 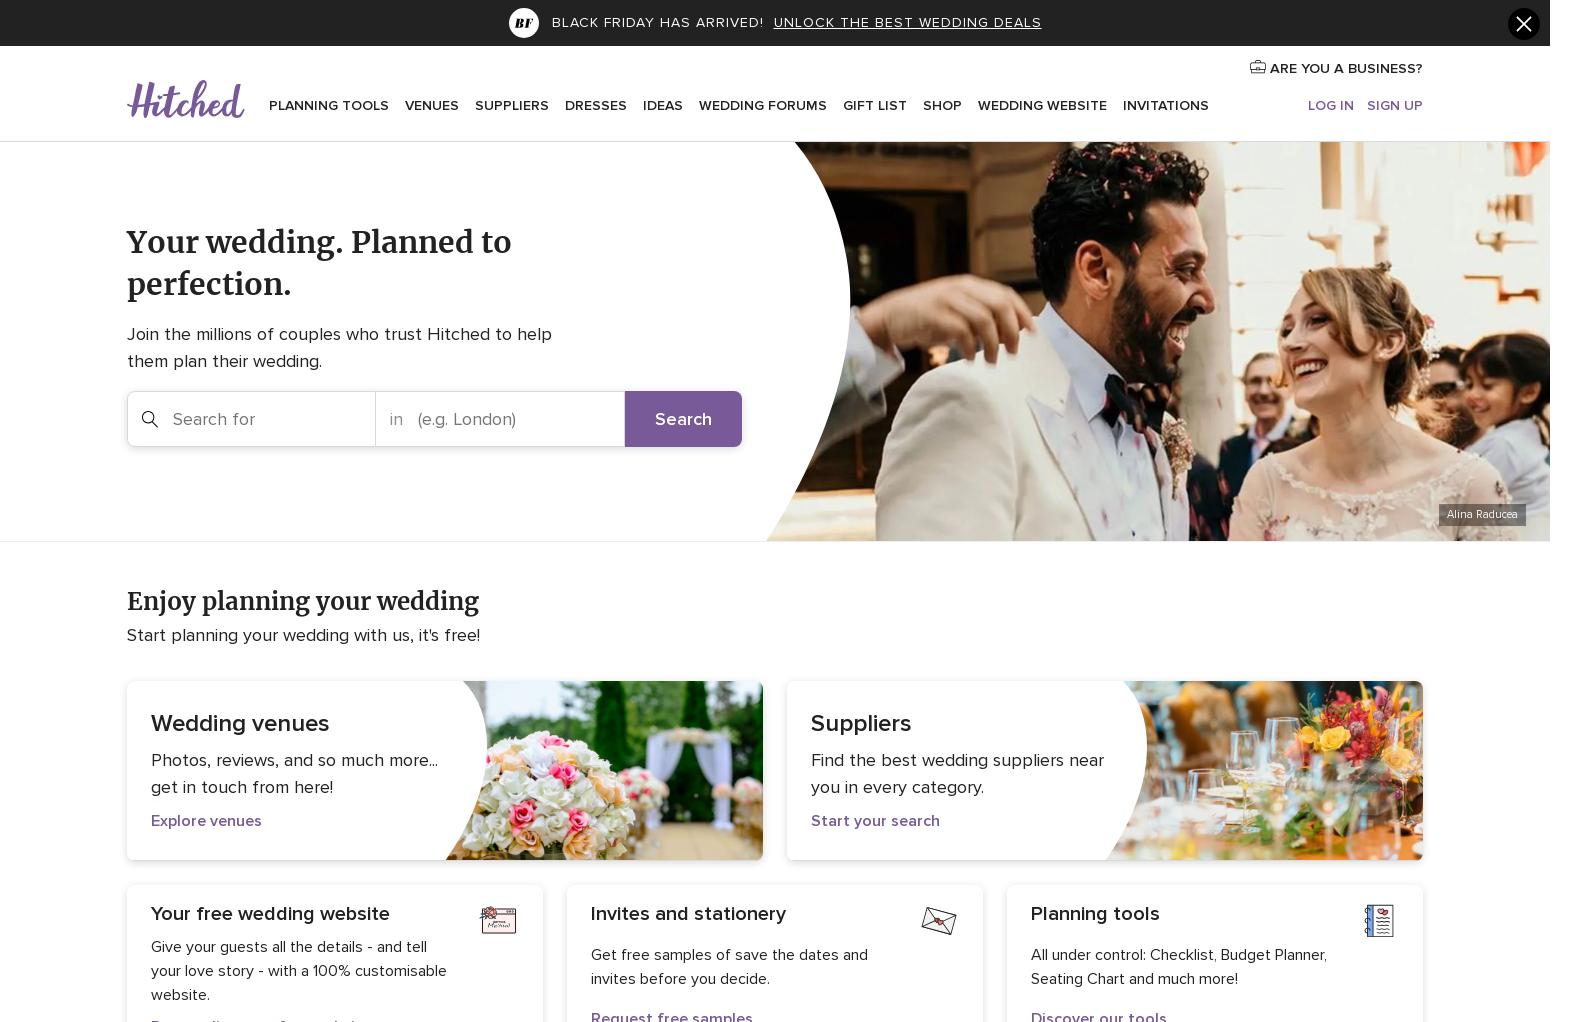 What do you see at coordinates (1265, 68) in the screenshot?
I see `'ARE YOU A BUSINESS?'` at bounding box center [1265, 68].